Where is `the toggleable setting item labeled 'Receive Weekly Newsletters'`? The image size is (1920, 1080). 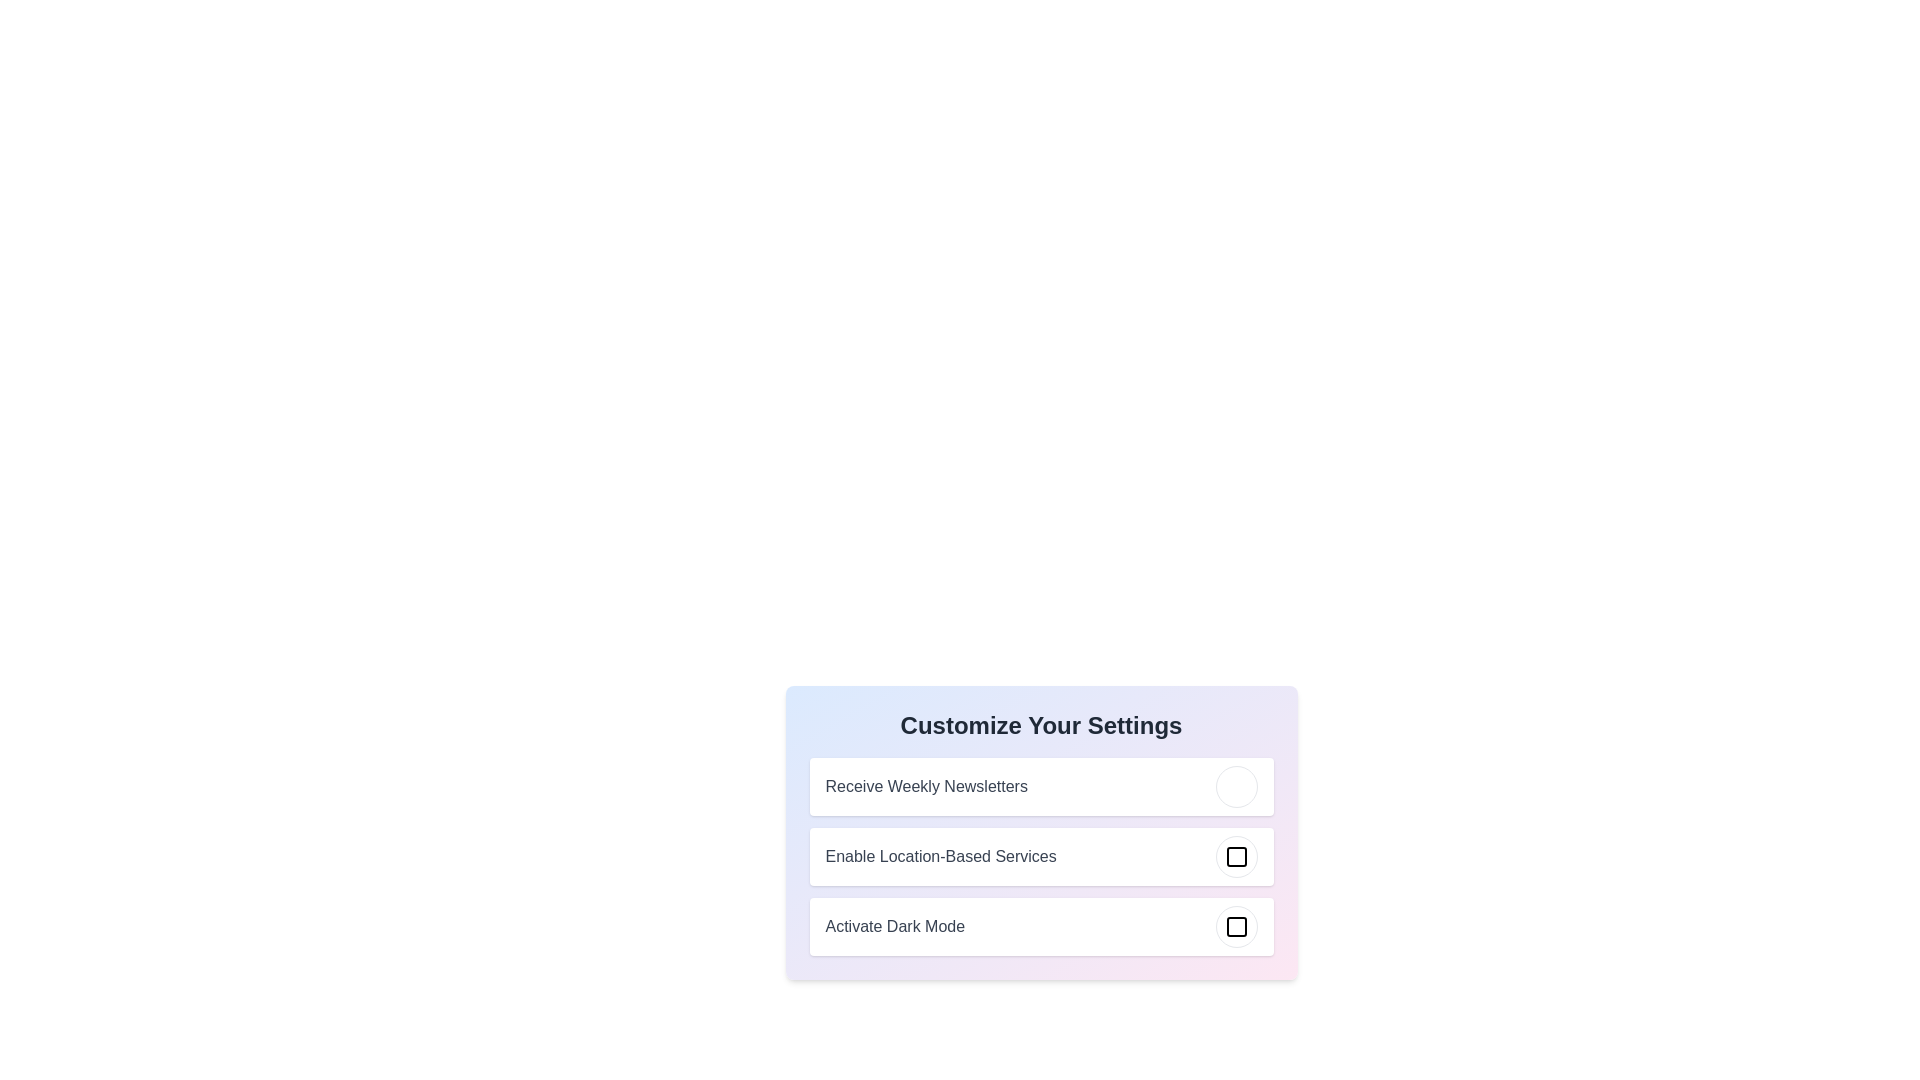
the toggleable setting item labeled 'Receive Weekly Newsletters' is located at coordinates (1040, 785).